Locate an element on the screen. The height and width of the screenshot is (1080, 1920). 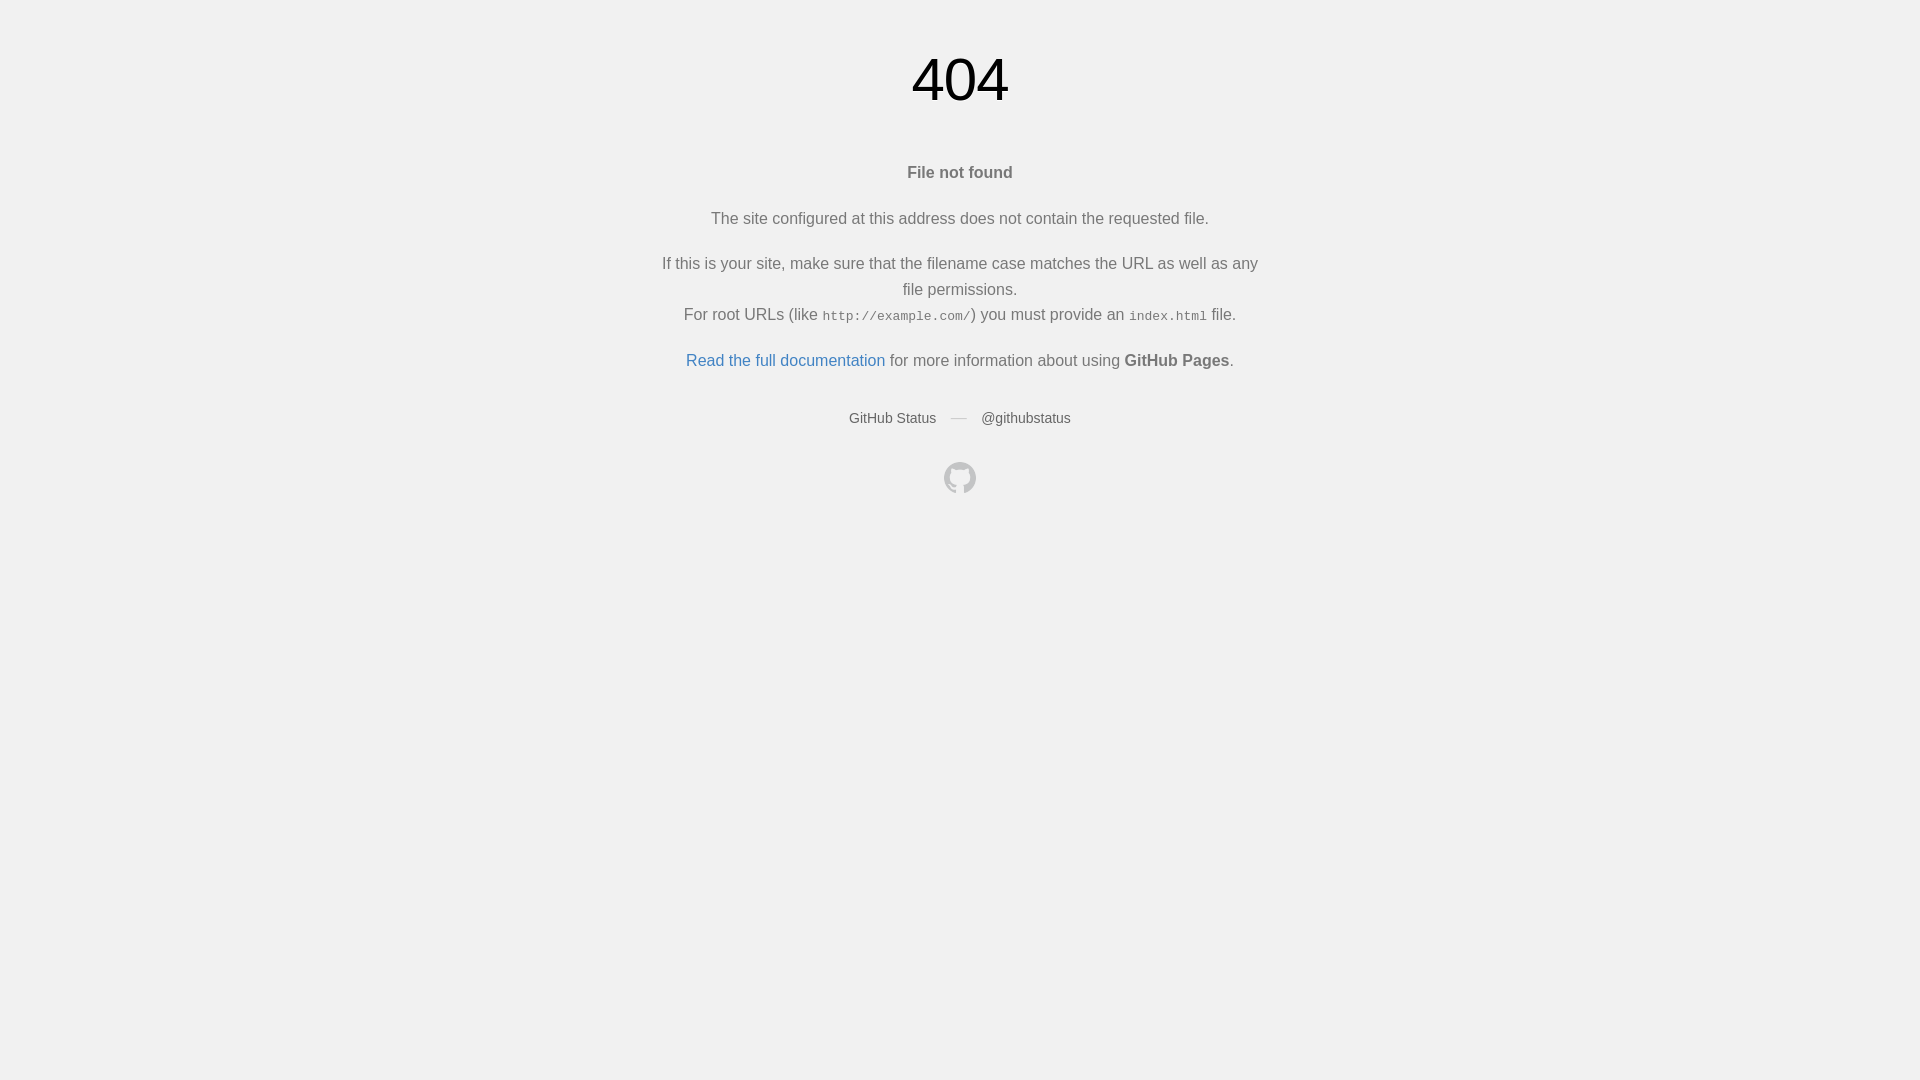
'Read the full documentation' is located at coordinates (784, 360).